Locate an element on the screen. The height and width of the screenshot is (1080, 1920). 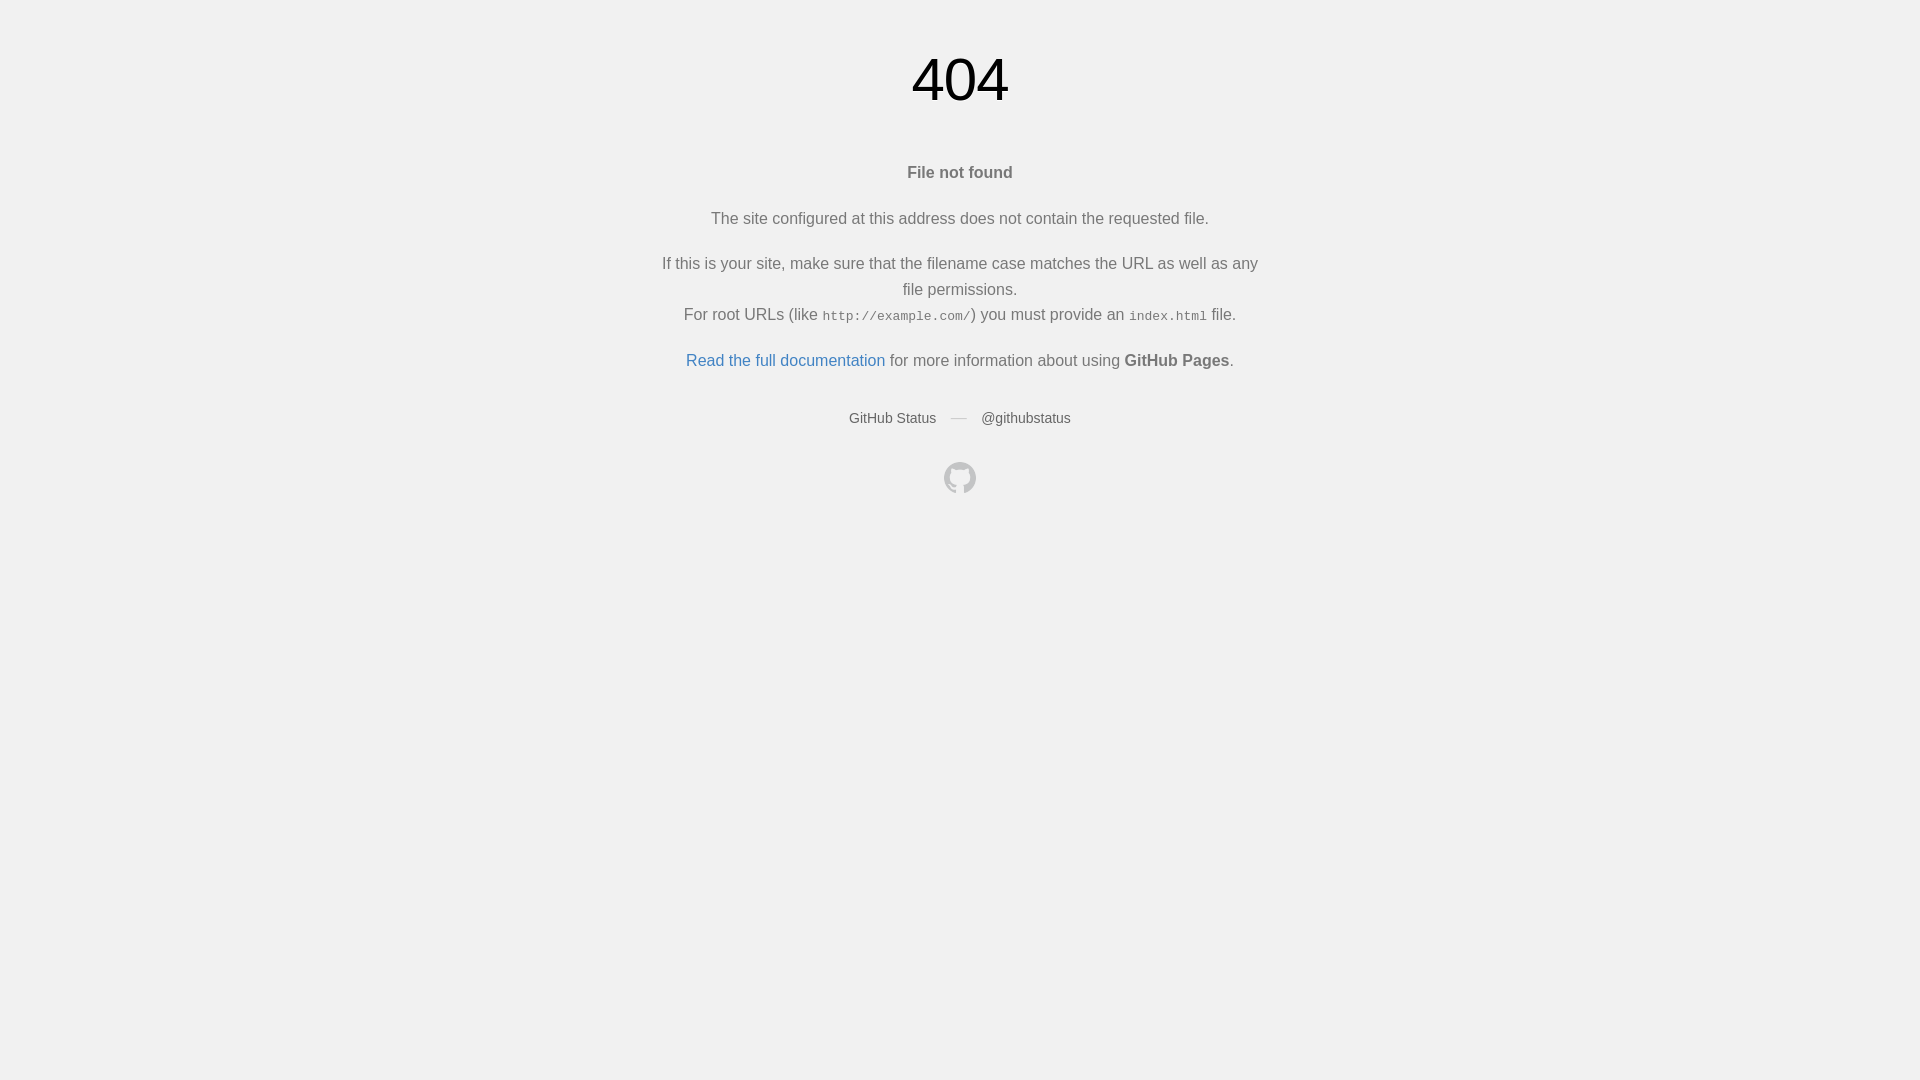
'Read the full documentation' is located at coordinates (784, 360).